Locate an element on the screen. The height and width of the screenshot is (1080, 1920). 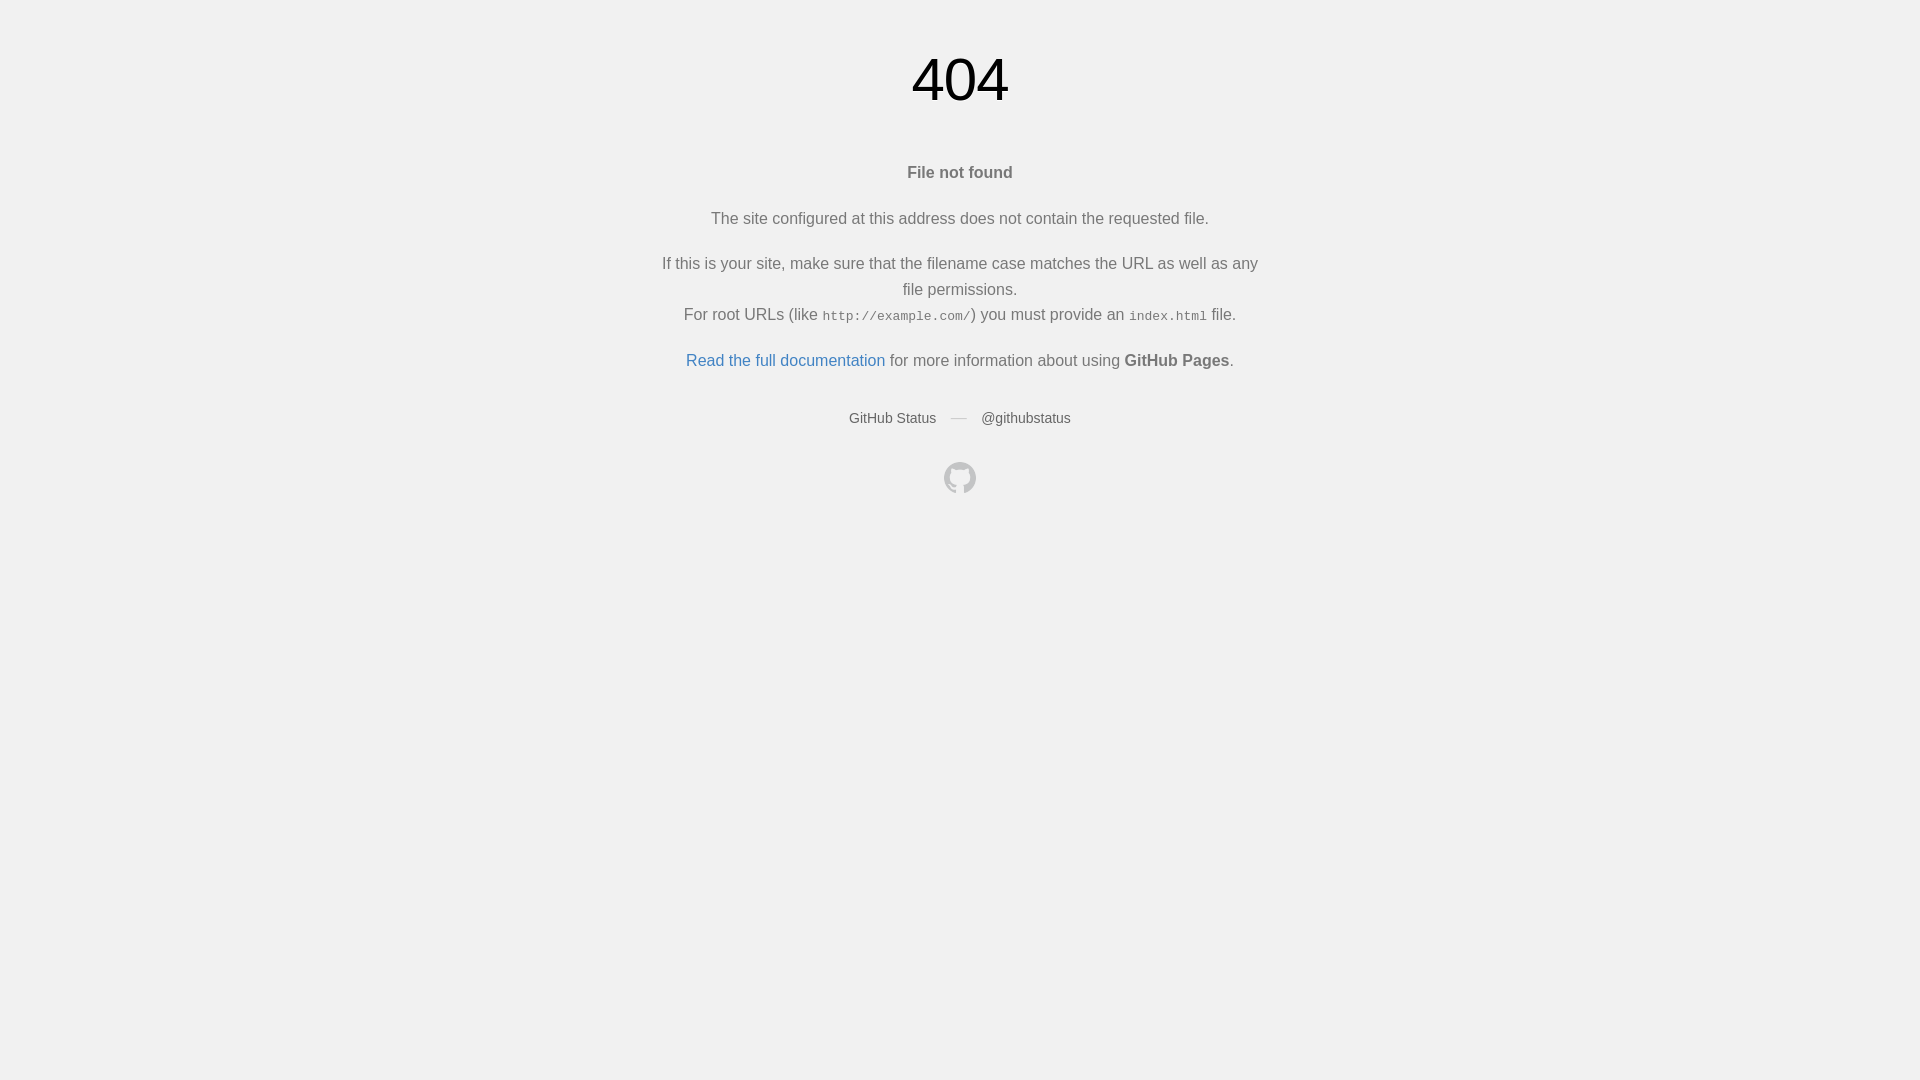
'Read the full documentation' is located at coordinates (784, 360).